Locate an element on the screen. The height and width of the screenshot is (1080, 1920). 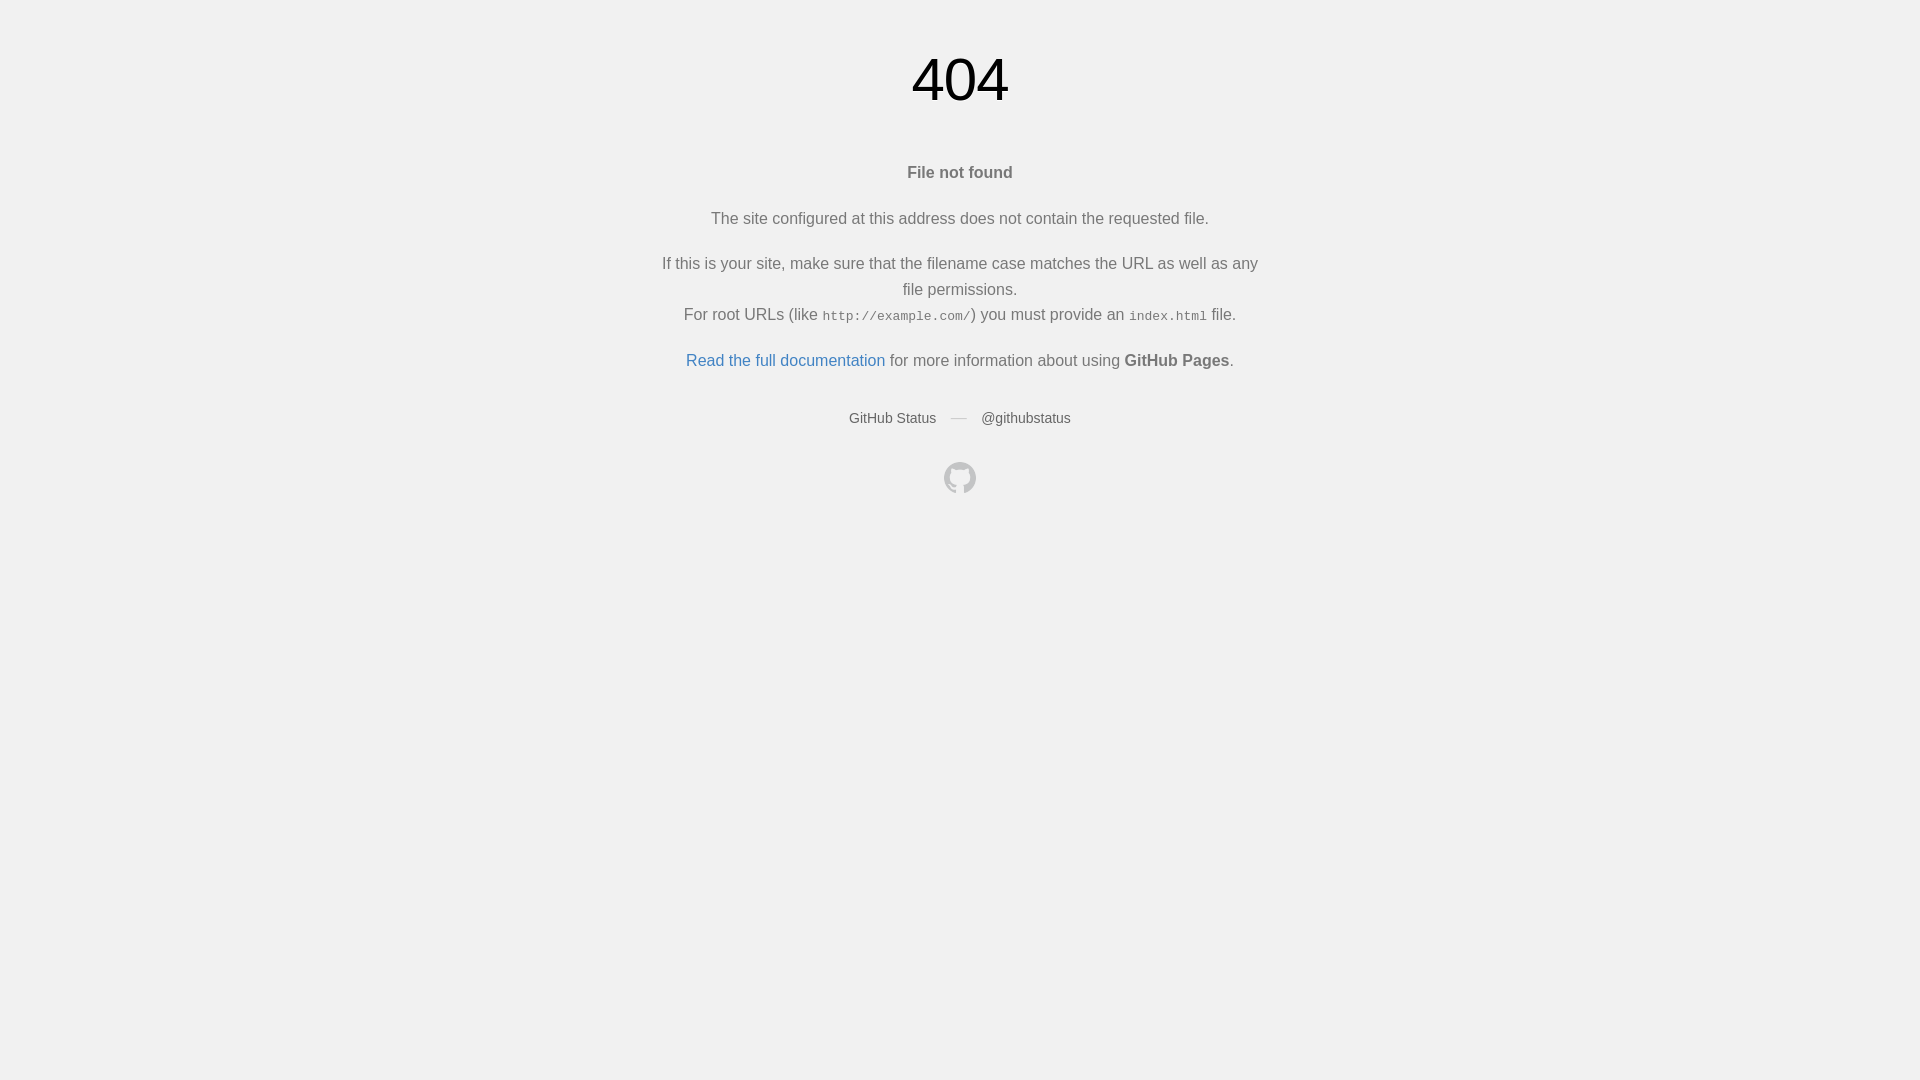
'Read the full documentation' is located at coordinates (784, 360).